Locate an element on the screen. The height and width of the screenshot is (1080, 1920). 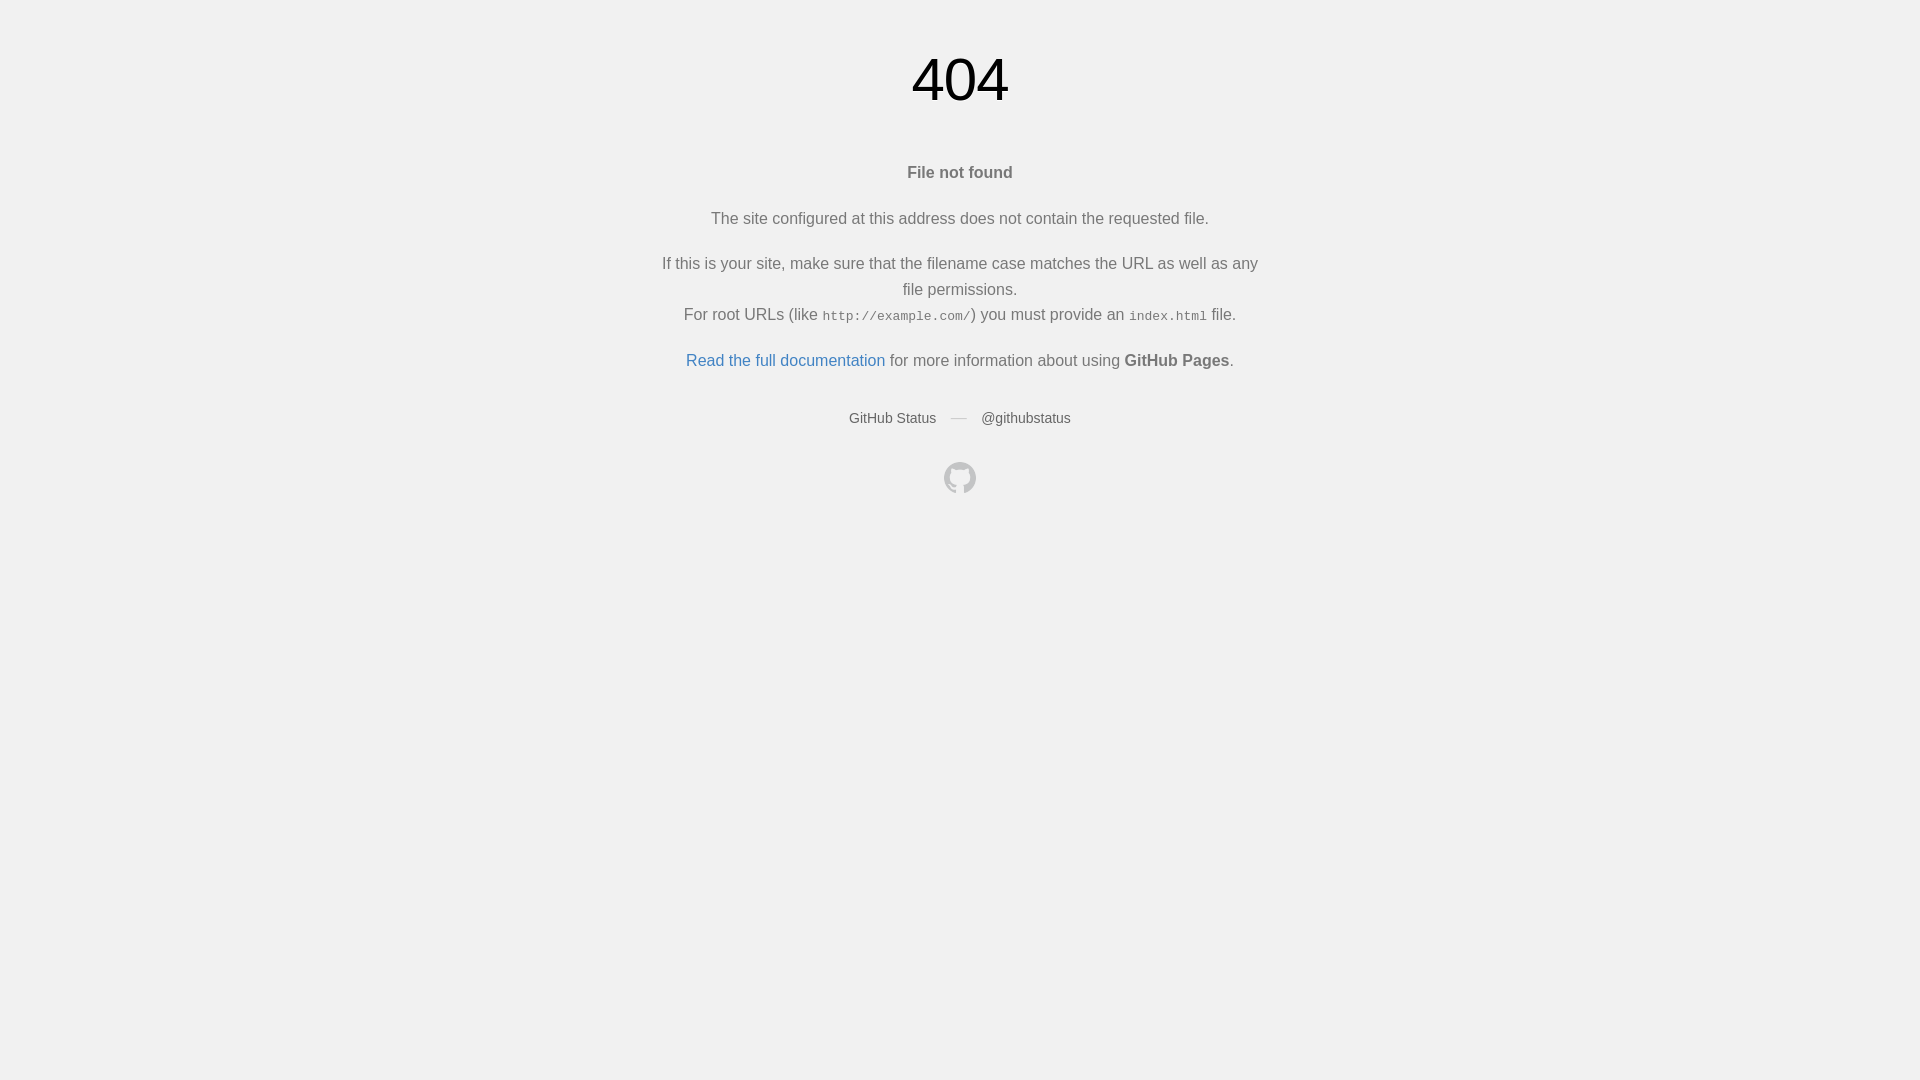
'Read the full documentation' is located at coordinates (784, 360).